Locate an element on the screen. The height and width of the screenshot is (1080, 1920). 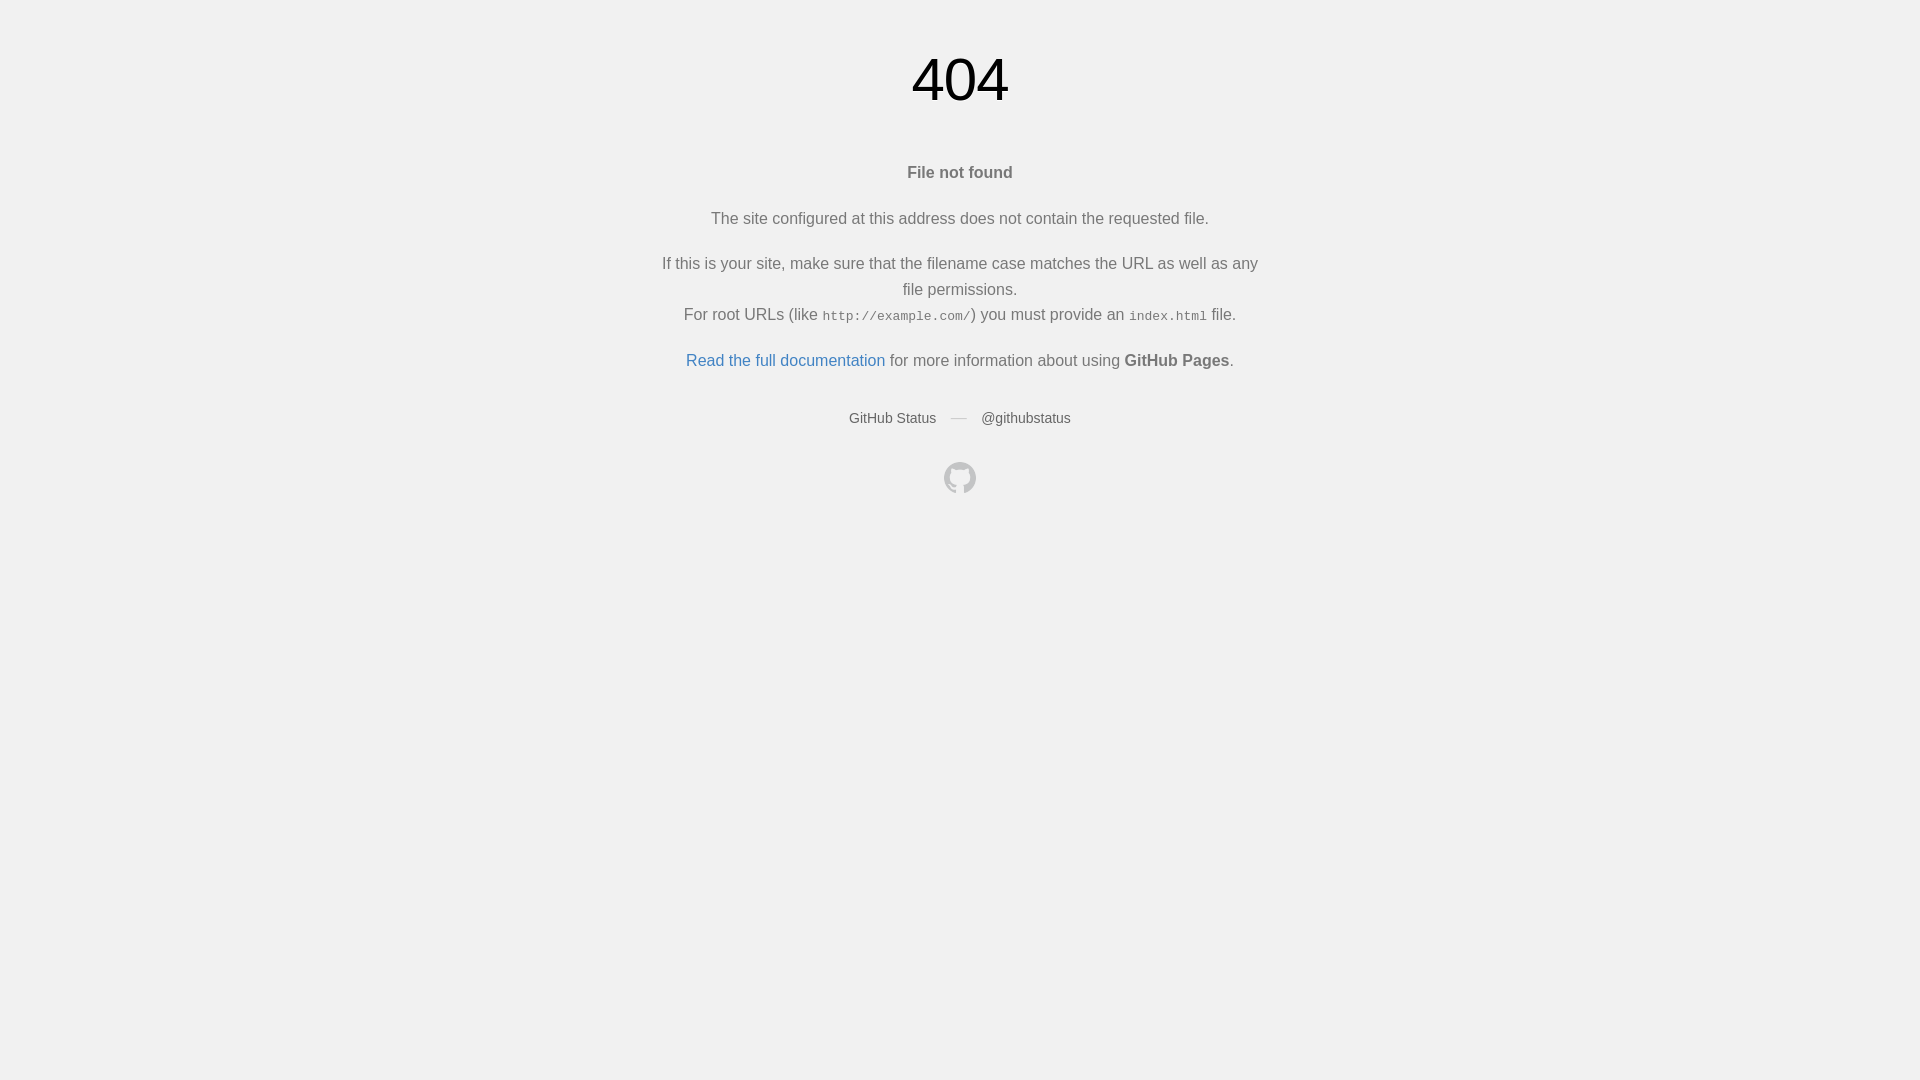
'Read the full documentation' is located at coordinates (784, 360).